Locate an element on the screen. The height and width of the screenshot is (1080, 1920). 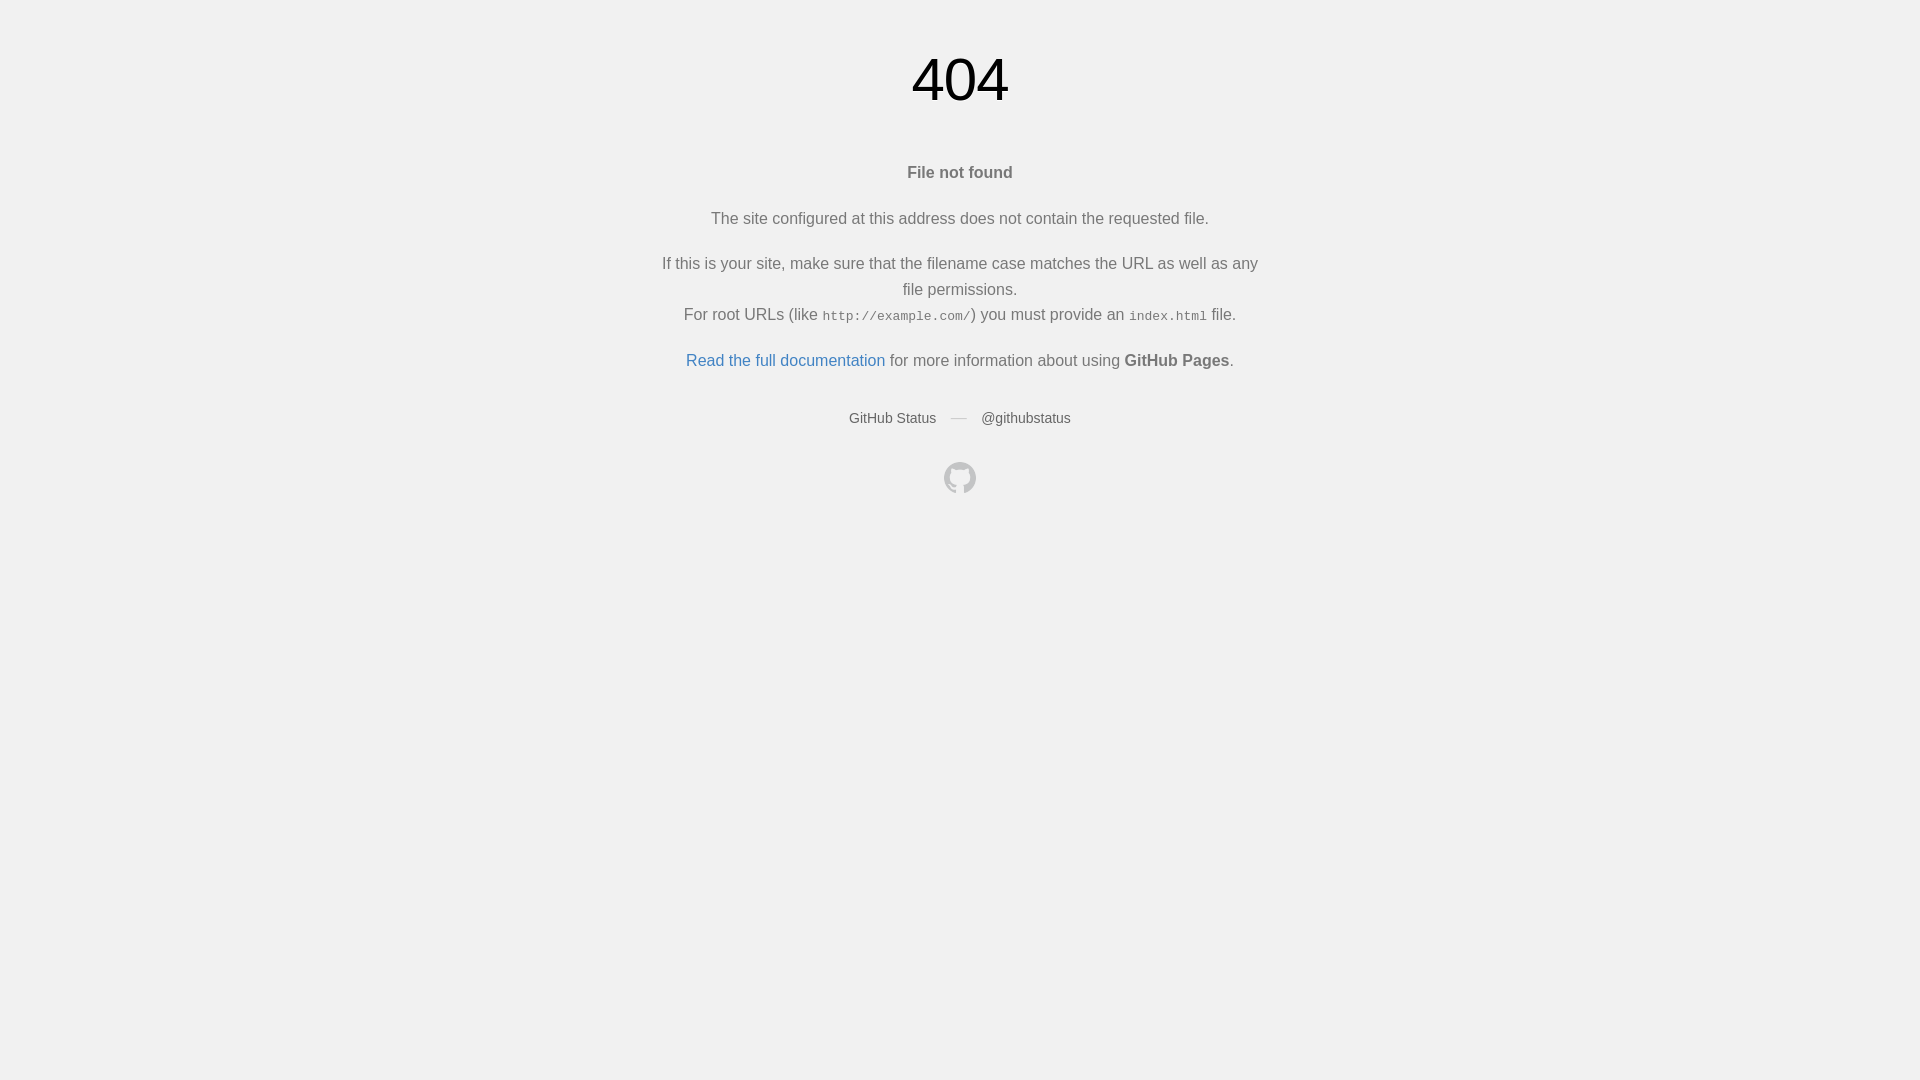
'Read the full documentation' is located at coordinates (784, 360).